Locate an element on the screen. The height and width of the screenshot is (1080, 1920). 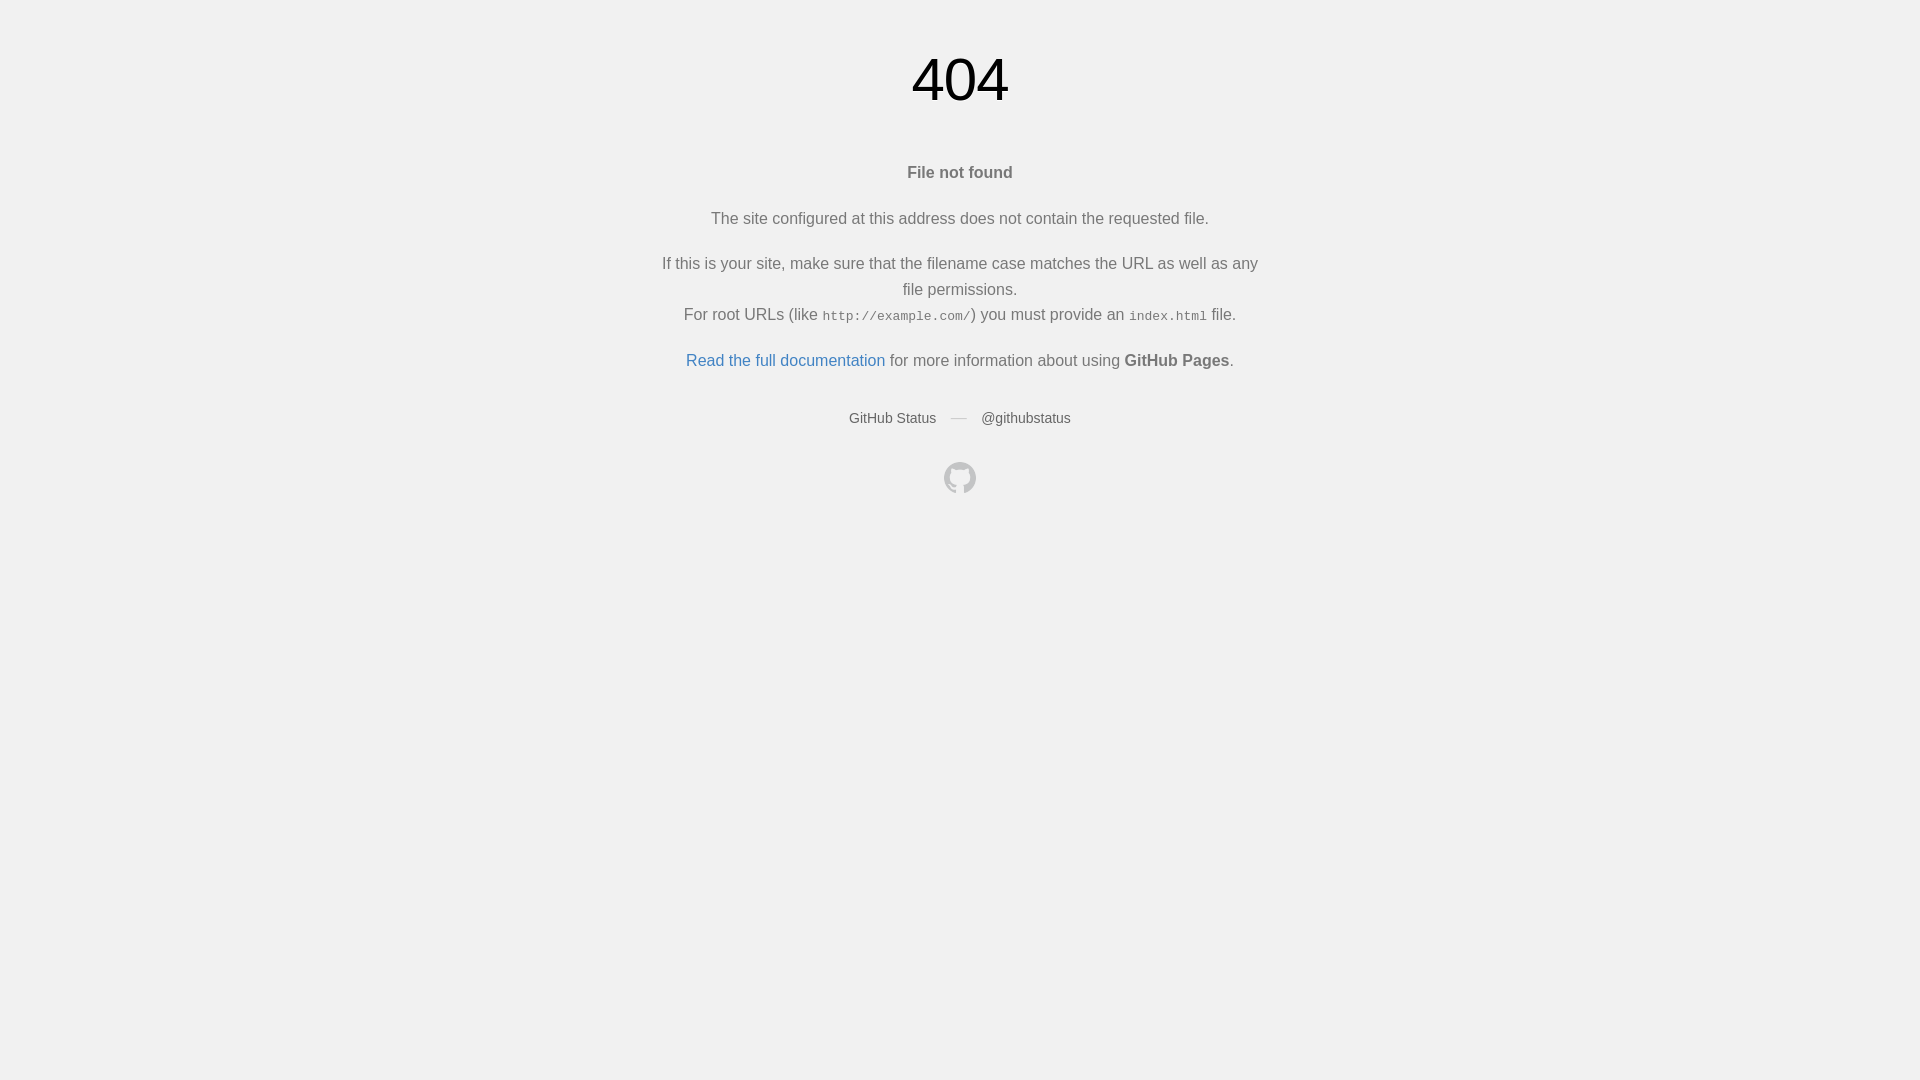
'Read the full documentation' is located at coordinates (784, 360).